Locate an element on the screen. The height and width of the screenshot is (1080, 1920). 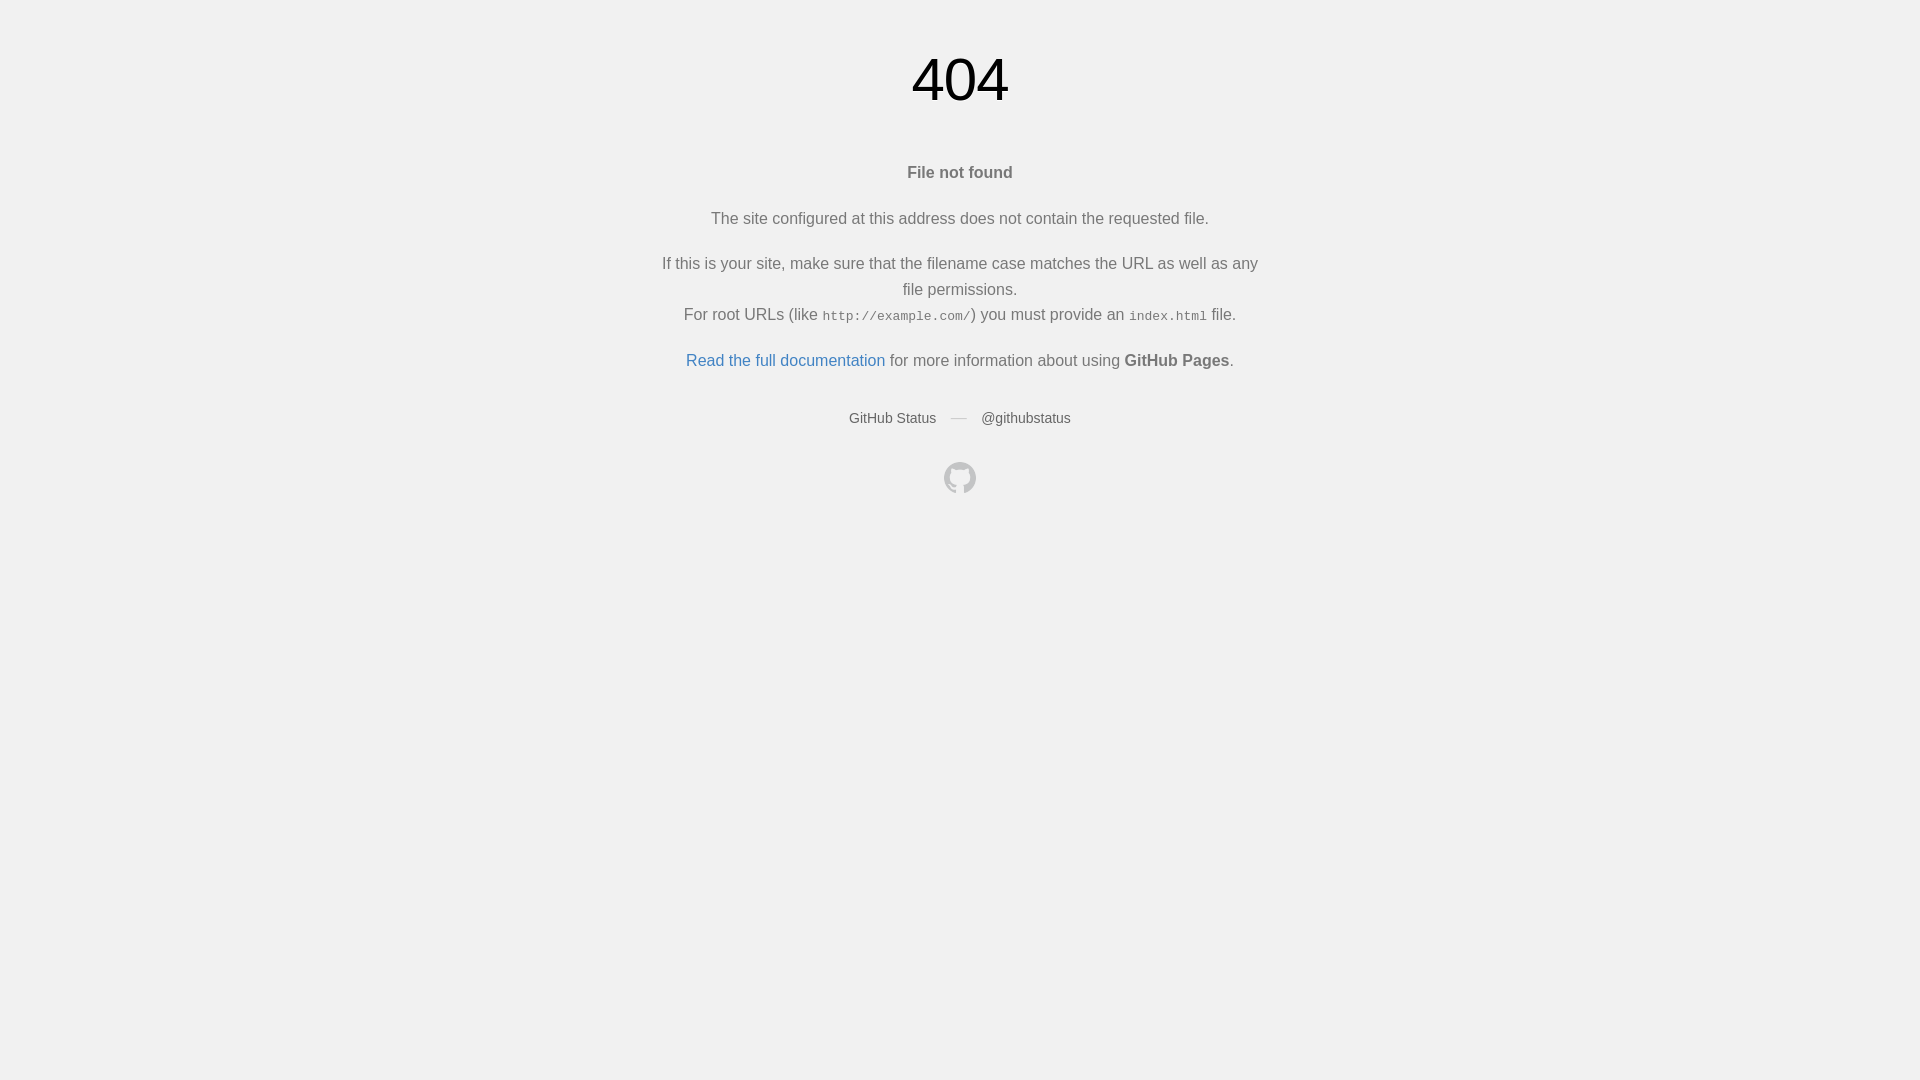
'Read the full documentation' is located at coordinates (784, 360).